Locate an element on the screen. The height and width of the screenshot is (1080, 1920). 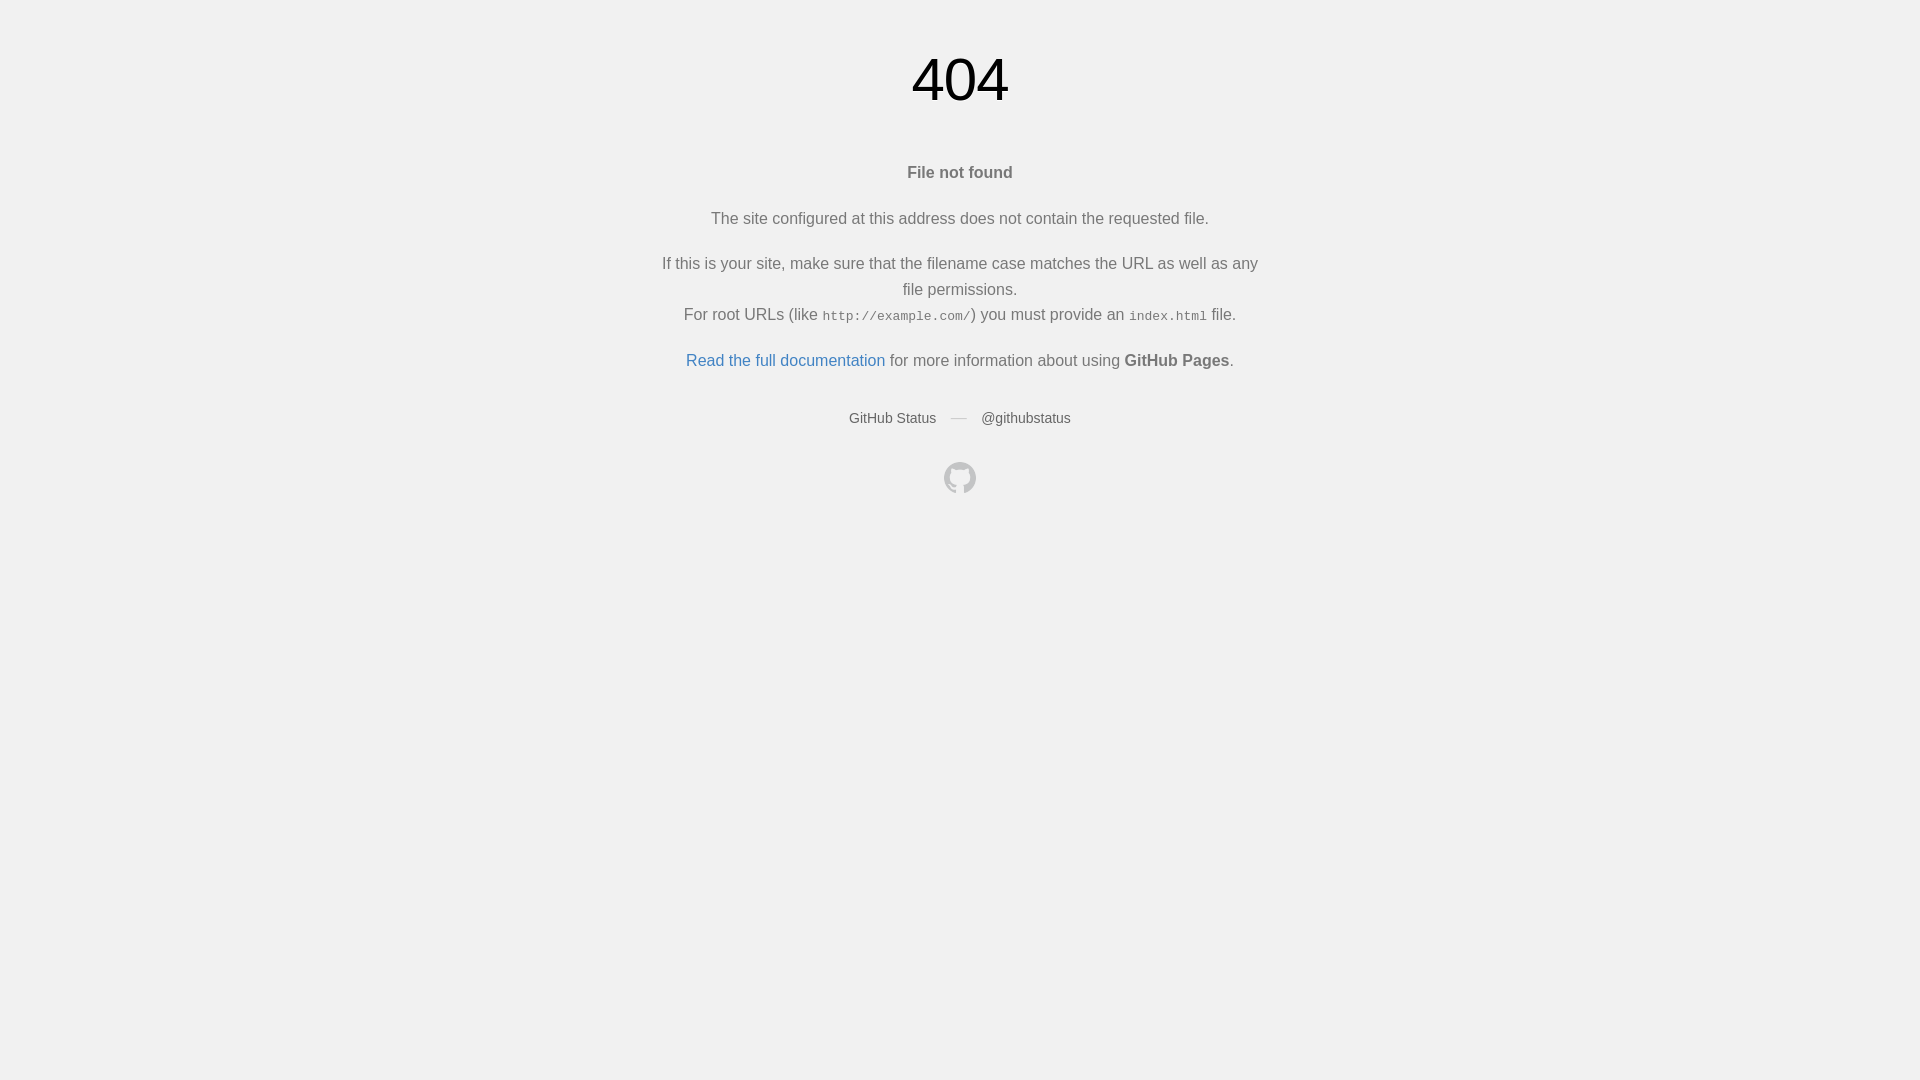
'Read the full documentation' is located at coordinates (784, 360).